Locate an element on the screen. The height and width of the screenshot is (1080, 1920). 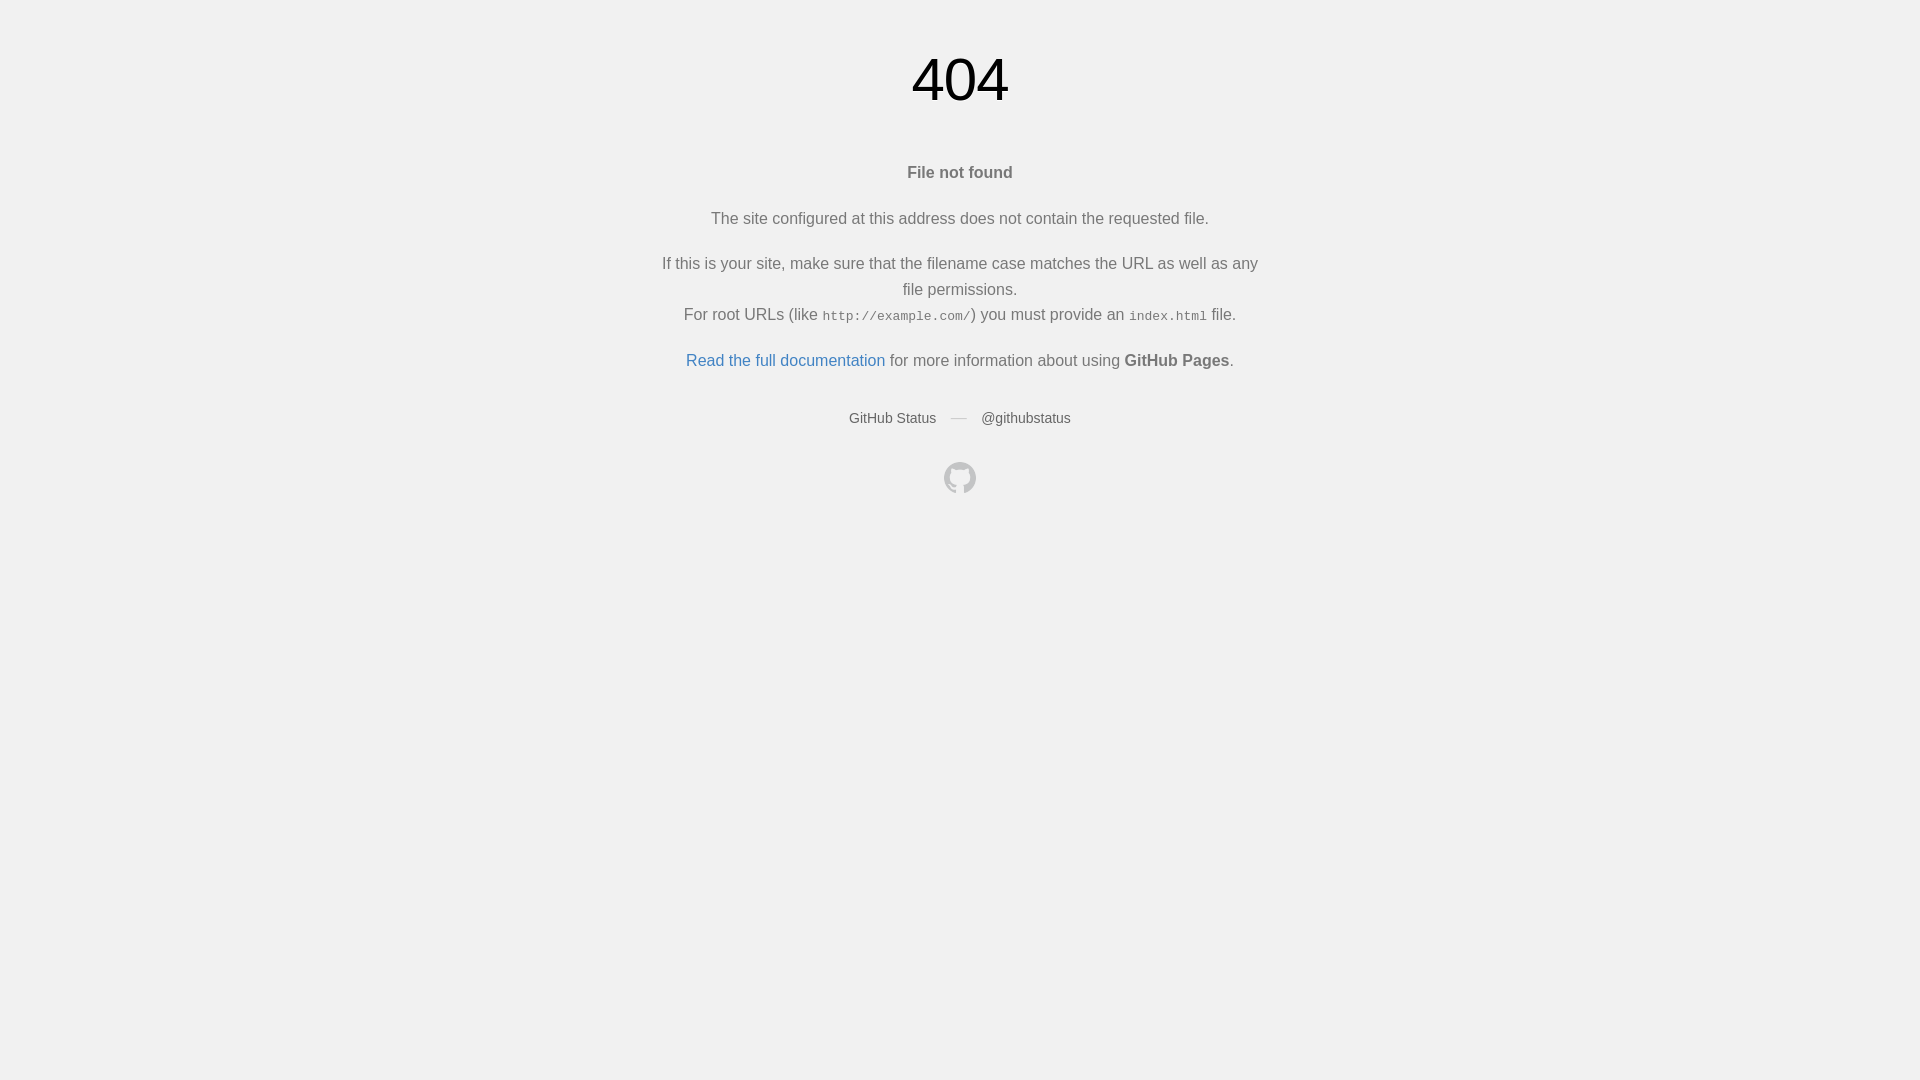
'Read the full documentation' is located at coordinates (784, 360).